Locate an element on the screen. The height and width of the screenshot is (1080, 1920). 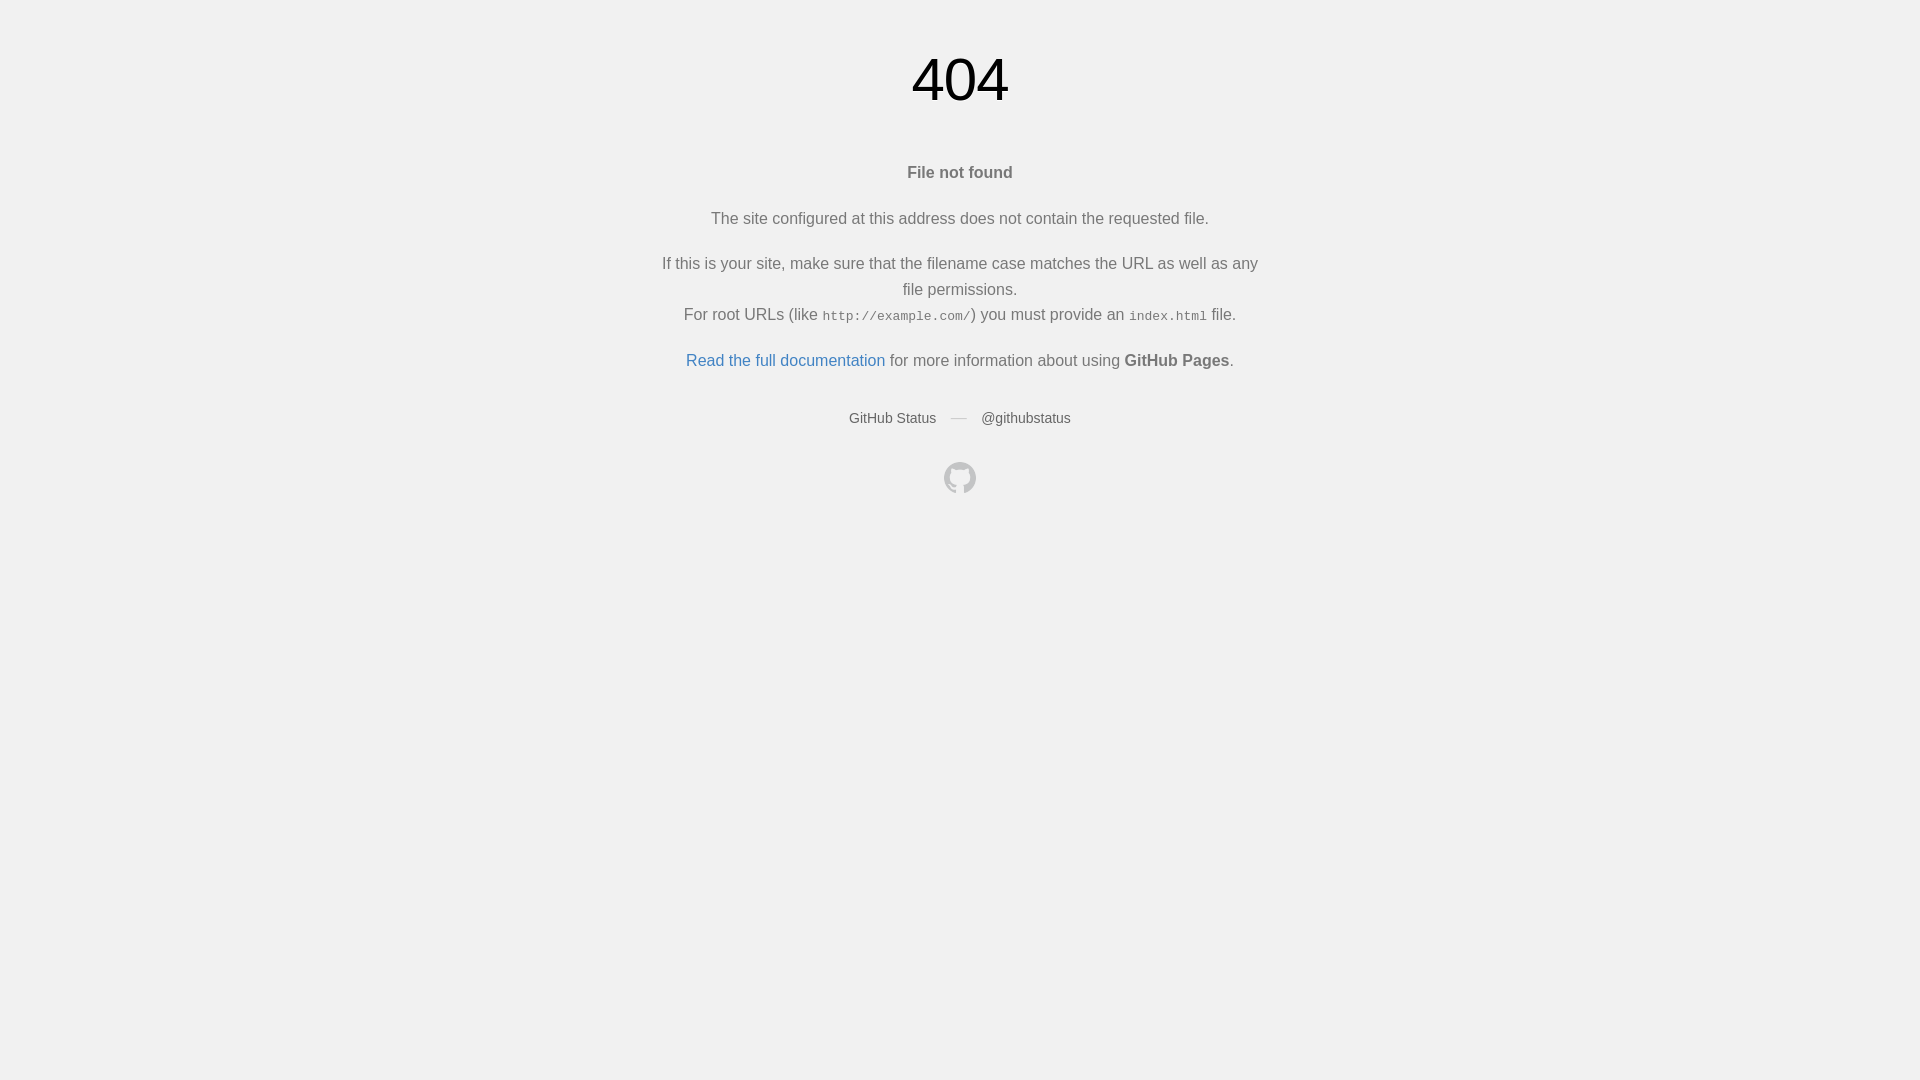
'Read the full documentation' is located at coordinates (784, 360).